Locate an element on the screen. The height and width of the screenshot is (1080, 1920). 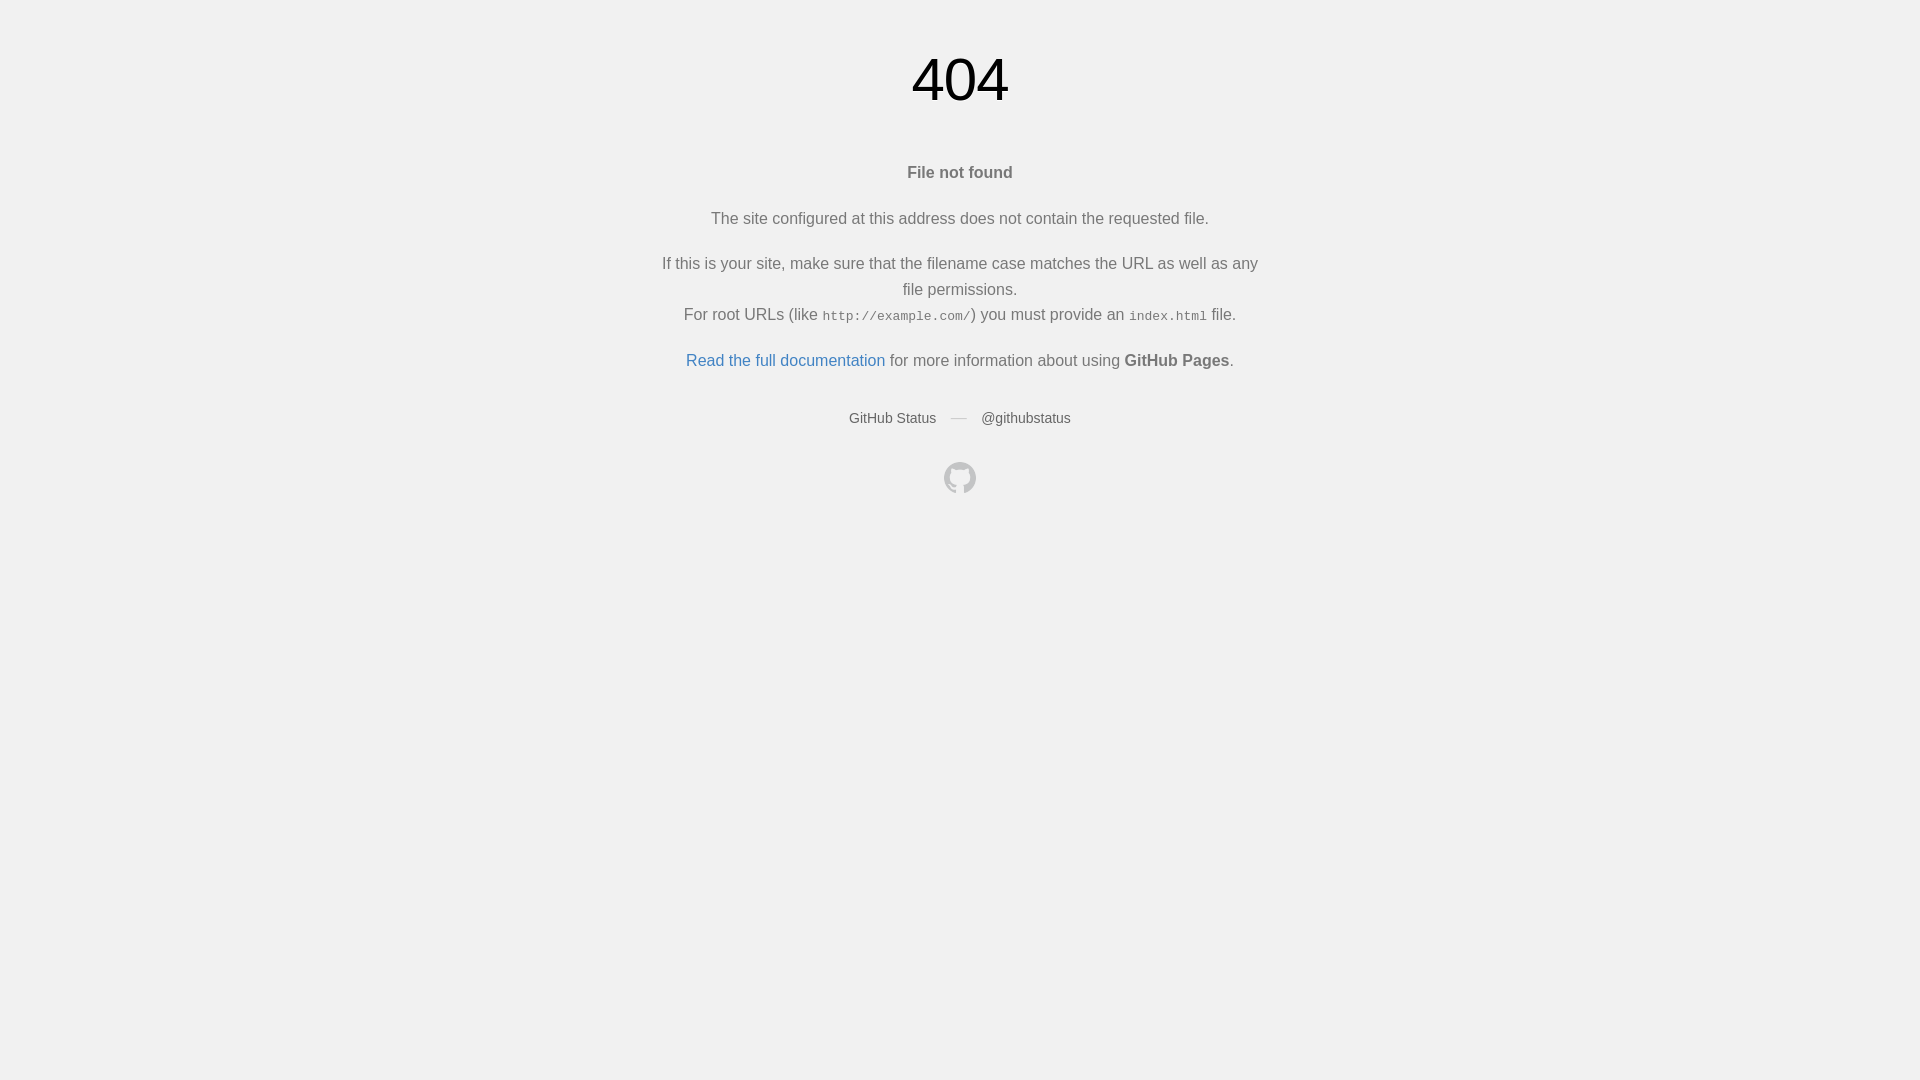
'Read the full documentation' is located at coordinates (784, 360).